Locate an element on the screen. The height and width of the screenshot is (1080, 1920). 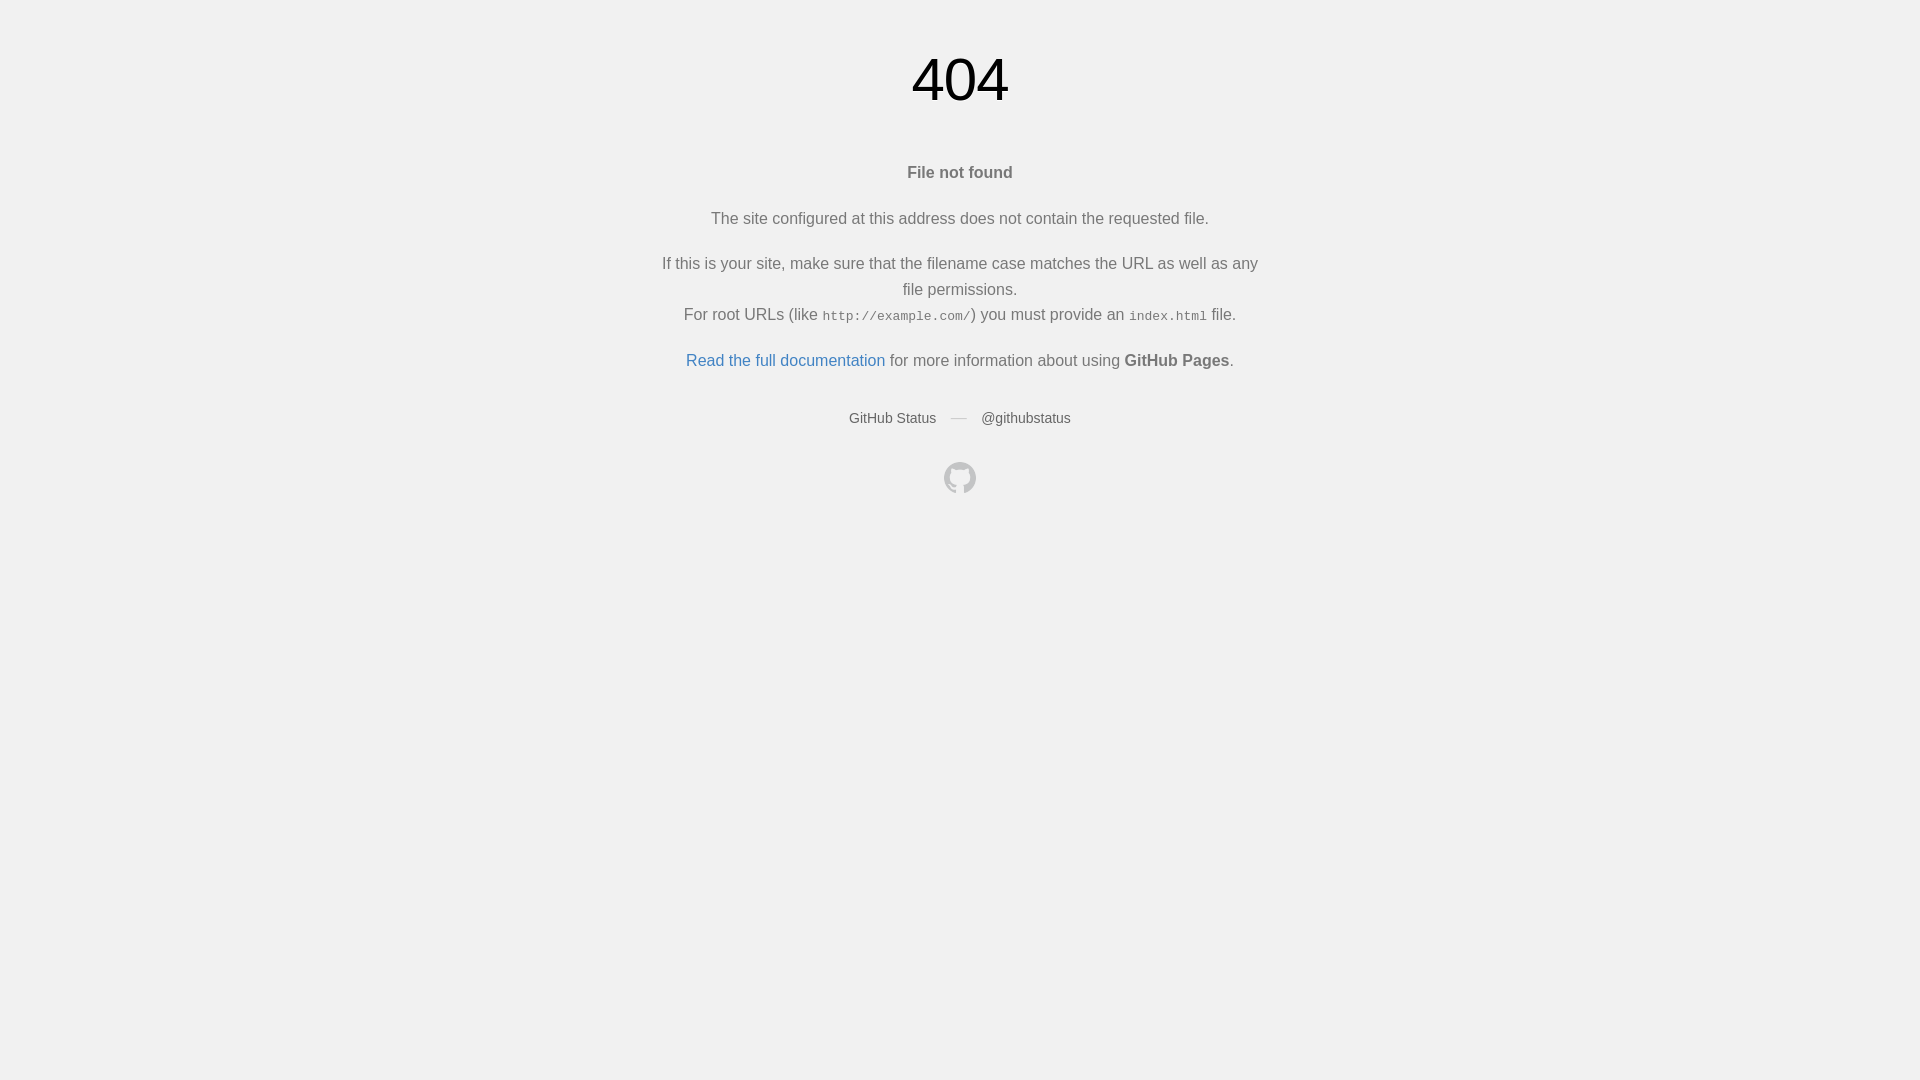
'Read the full documentation' is located at coordinates (784, 360).